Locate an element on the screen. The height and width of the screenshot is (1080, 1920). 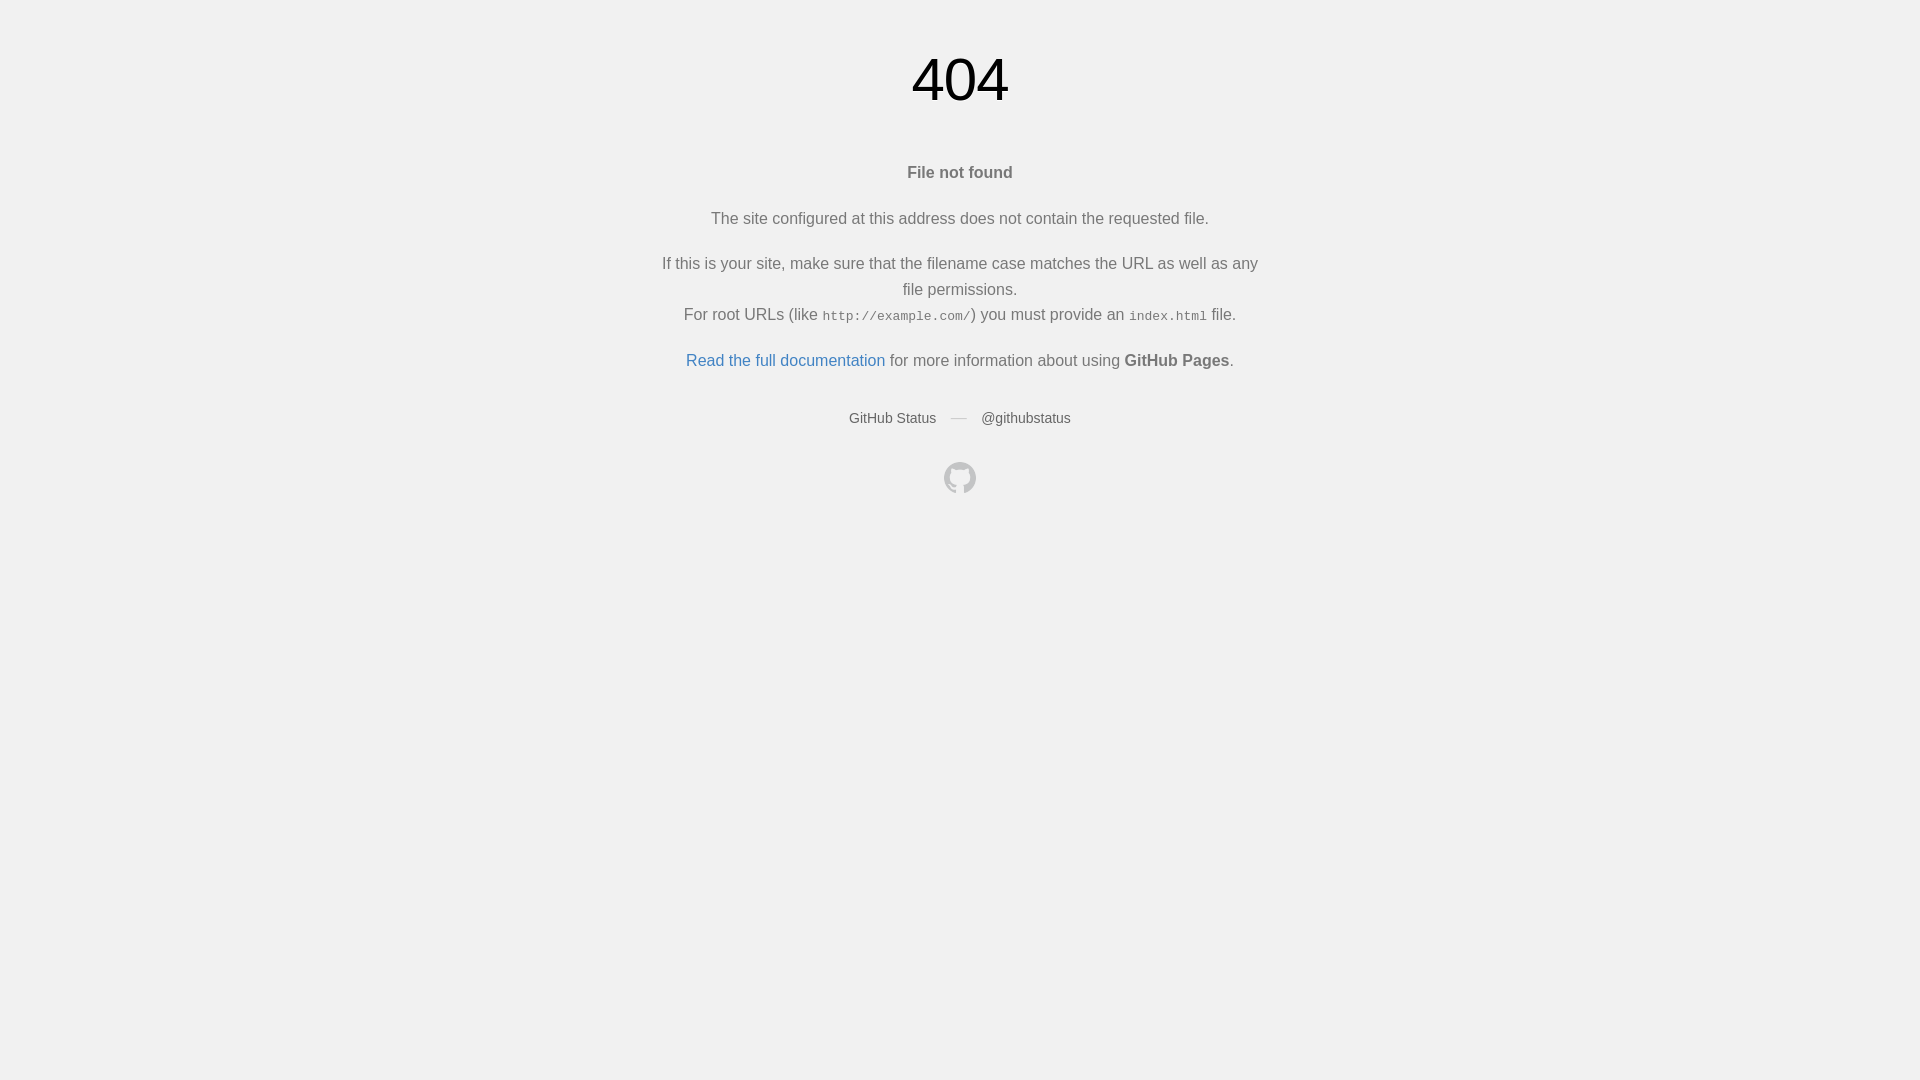
'Read the full documentation' is located at coordinates (784, 360).